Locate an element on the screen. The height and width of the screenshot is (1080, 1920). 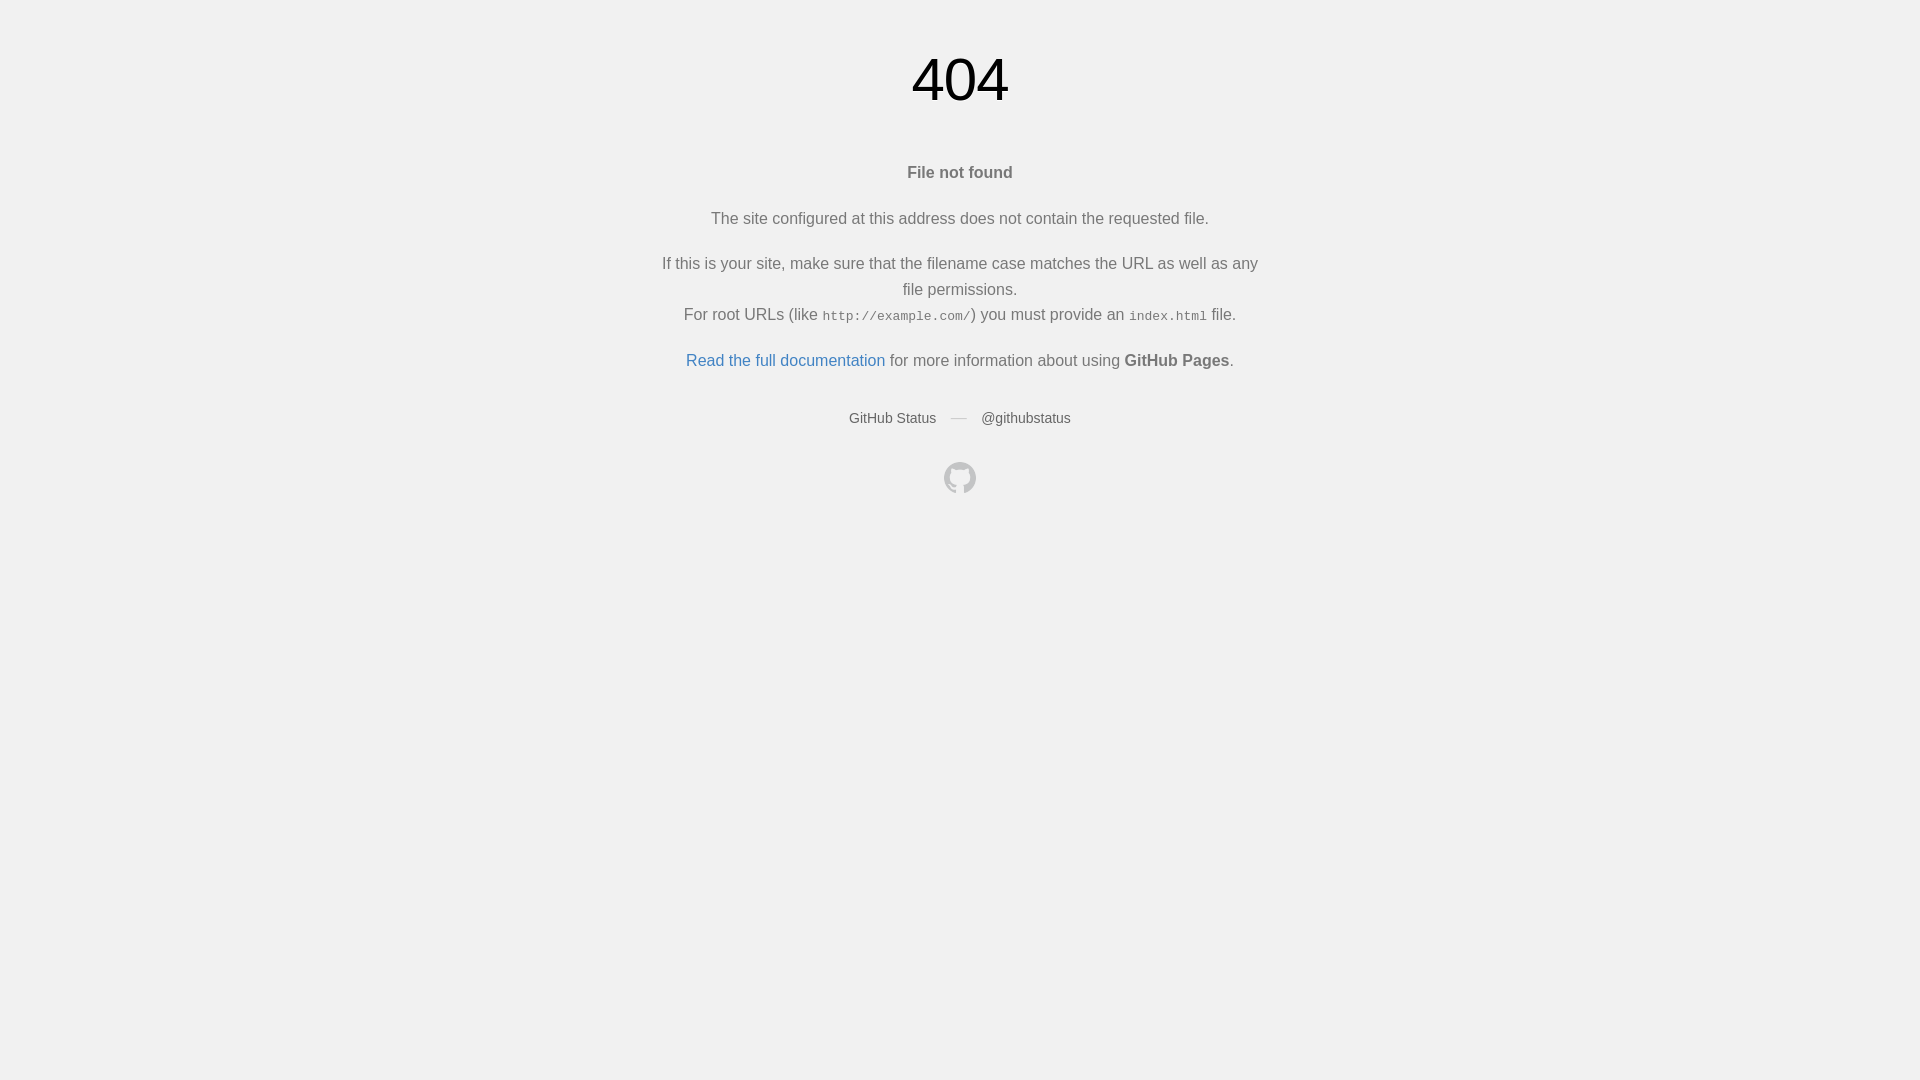
'Read the full documentation' is located at coordinates (784, 360).